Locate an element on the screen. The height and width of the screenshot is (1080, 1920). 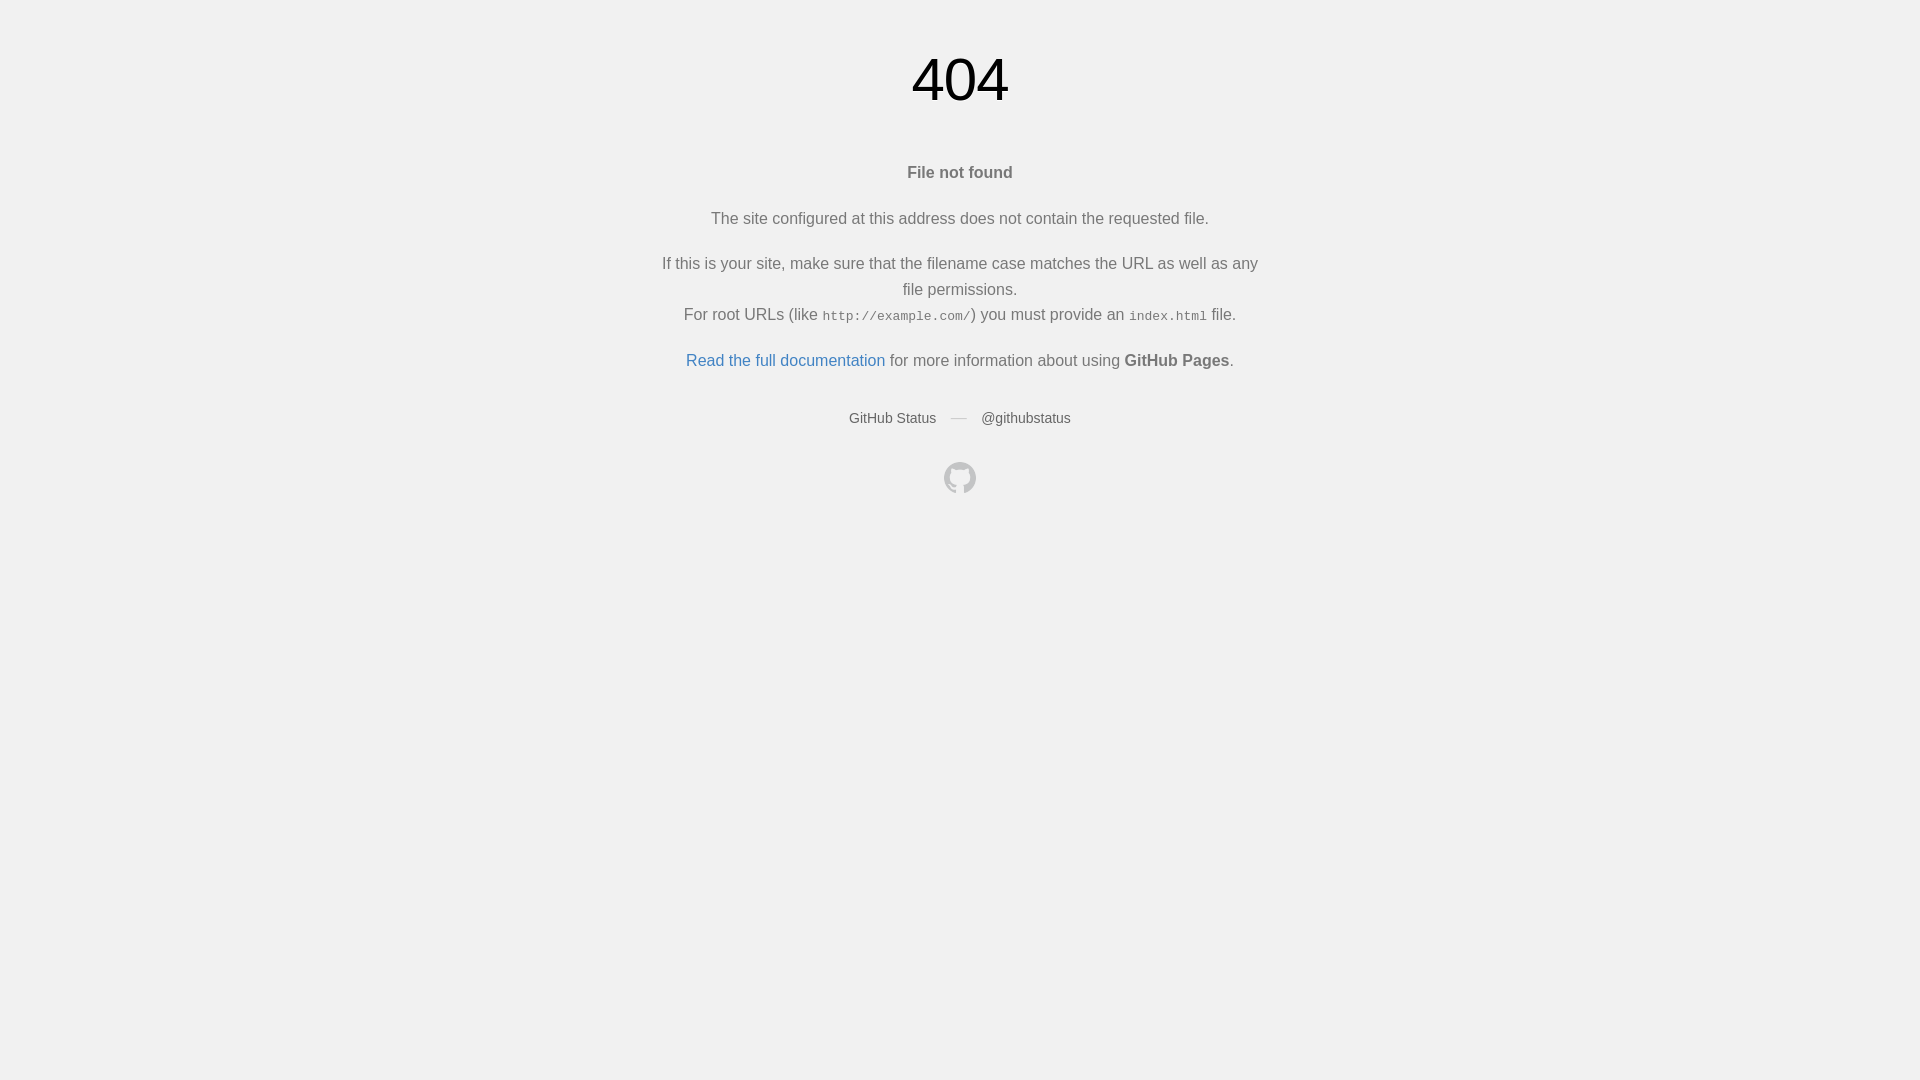
'Read the full documentation' is located at coordinates (784, 360).